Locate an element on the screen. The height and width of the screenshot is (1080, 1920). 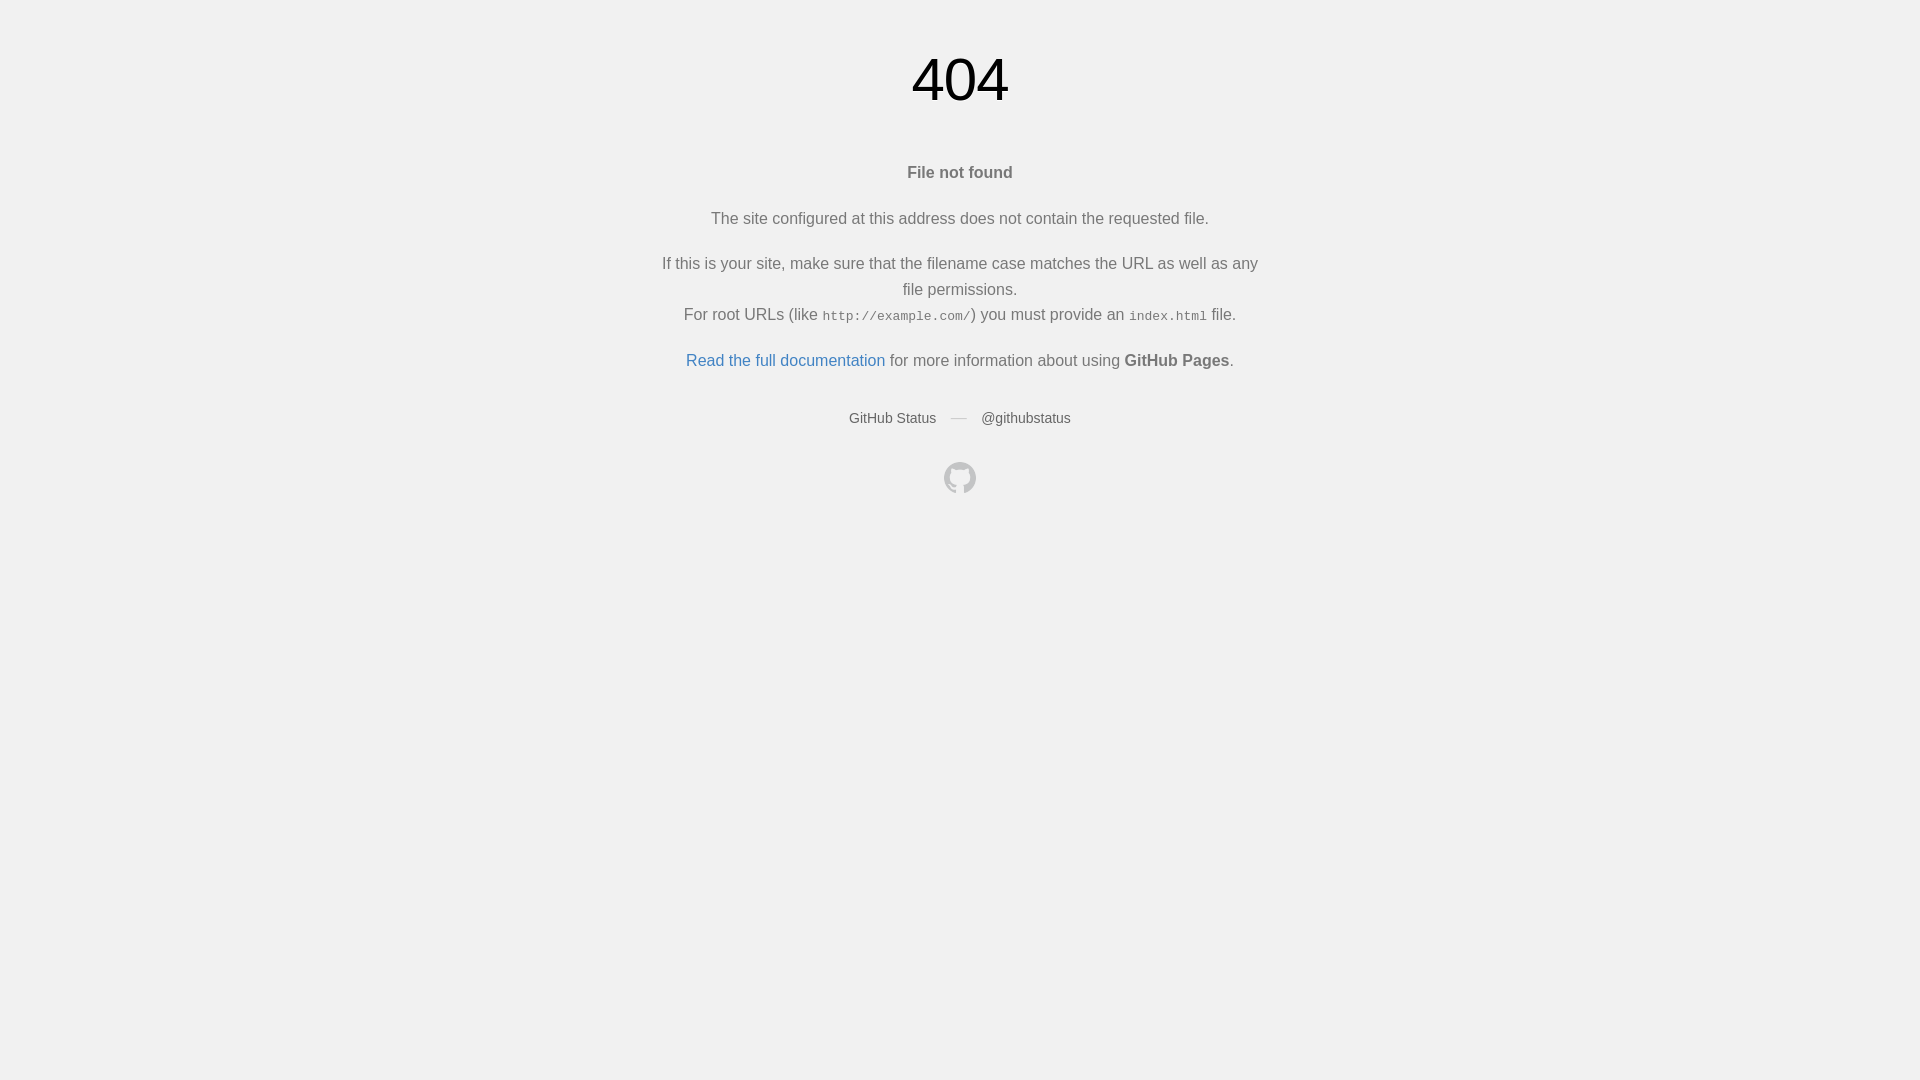
'Read the full documentation' is located at coordinates (784, 360).